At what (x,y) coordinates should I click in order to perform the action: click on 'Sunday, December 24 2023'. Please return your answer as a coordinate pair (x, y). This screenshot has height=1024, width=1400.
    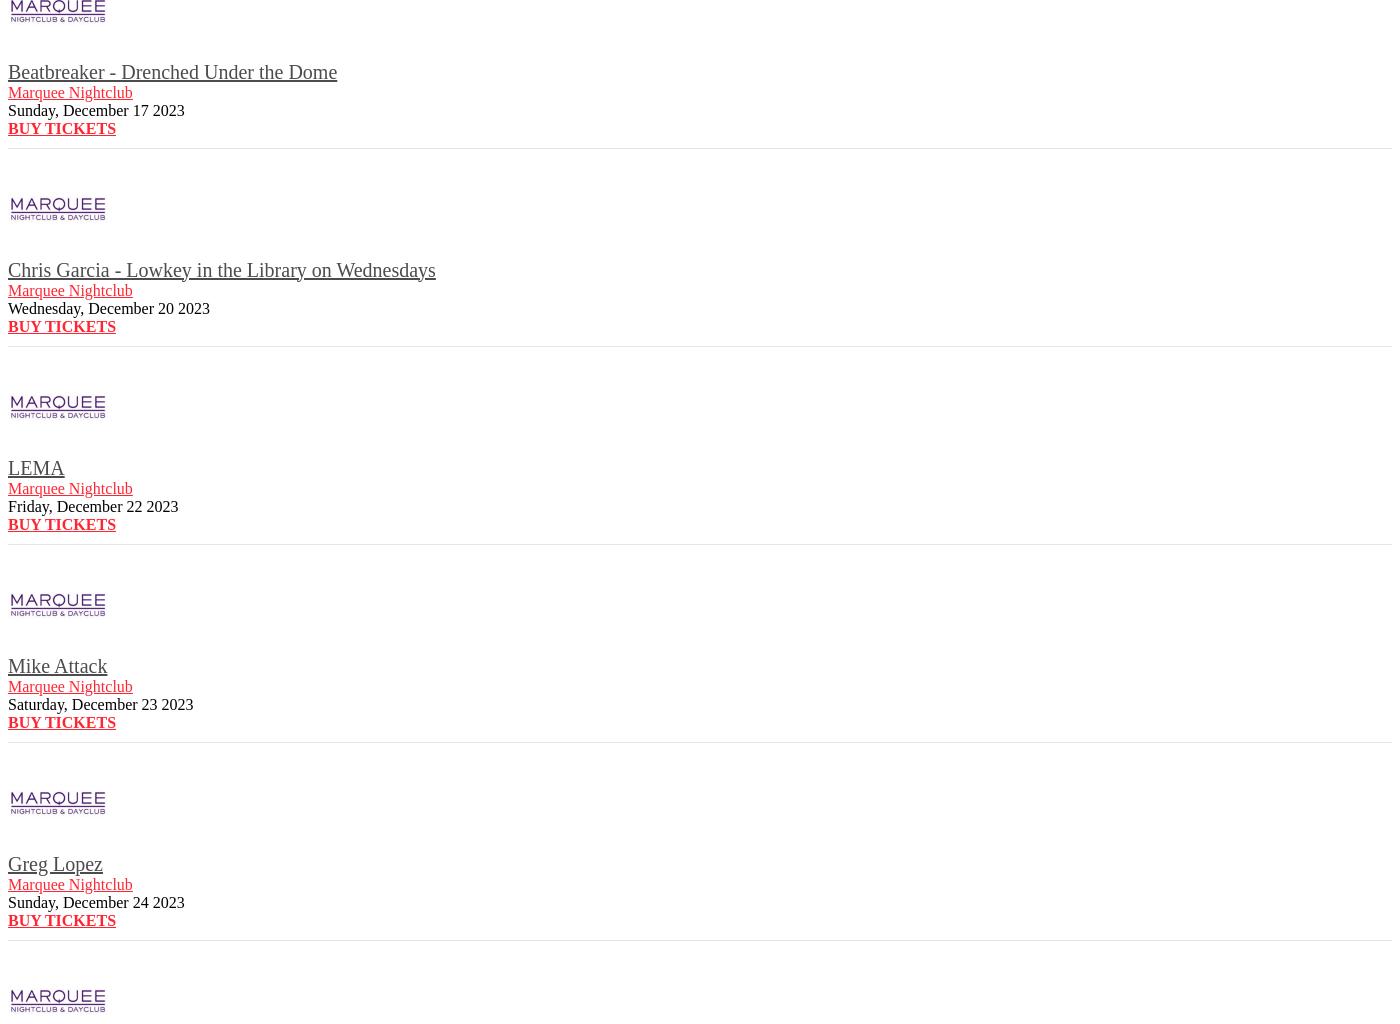
    Looking at the image, I should click on (96, 900).